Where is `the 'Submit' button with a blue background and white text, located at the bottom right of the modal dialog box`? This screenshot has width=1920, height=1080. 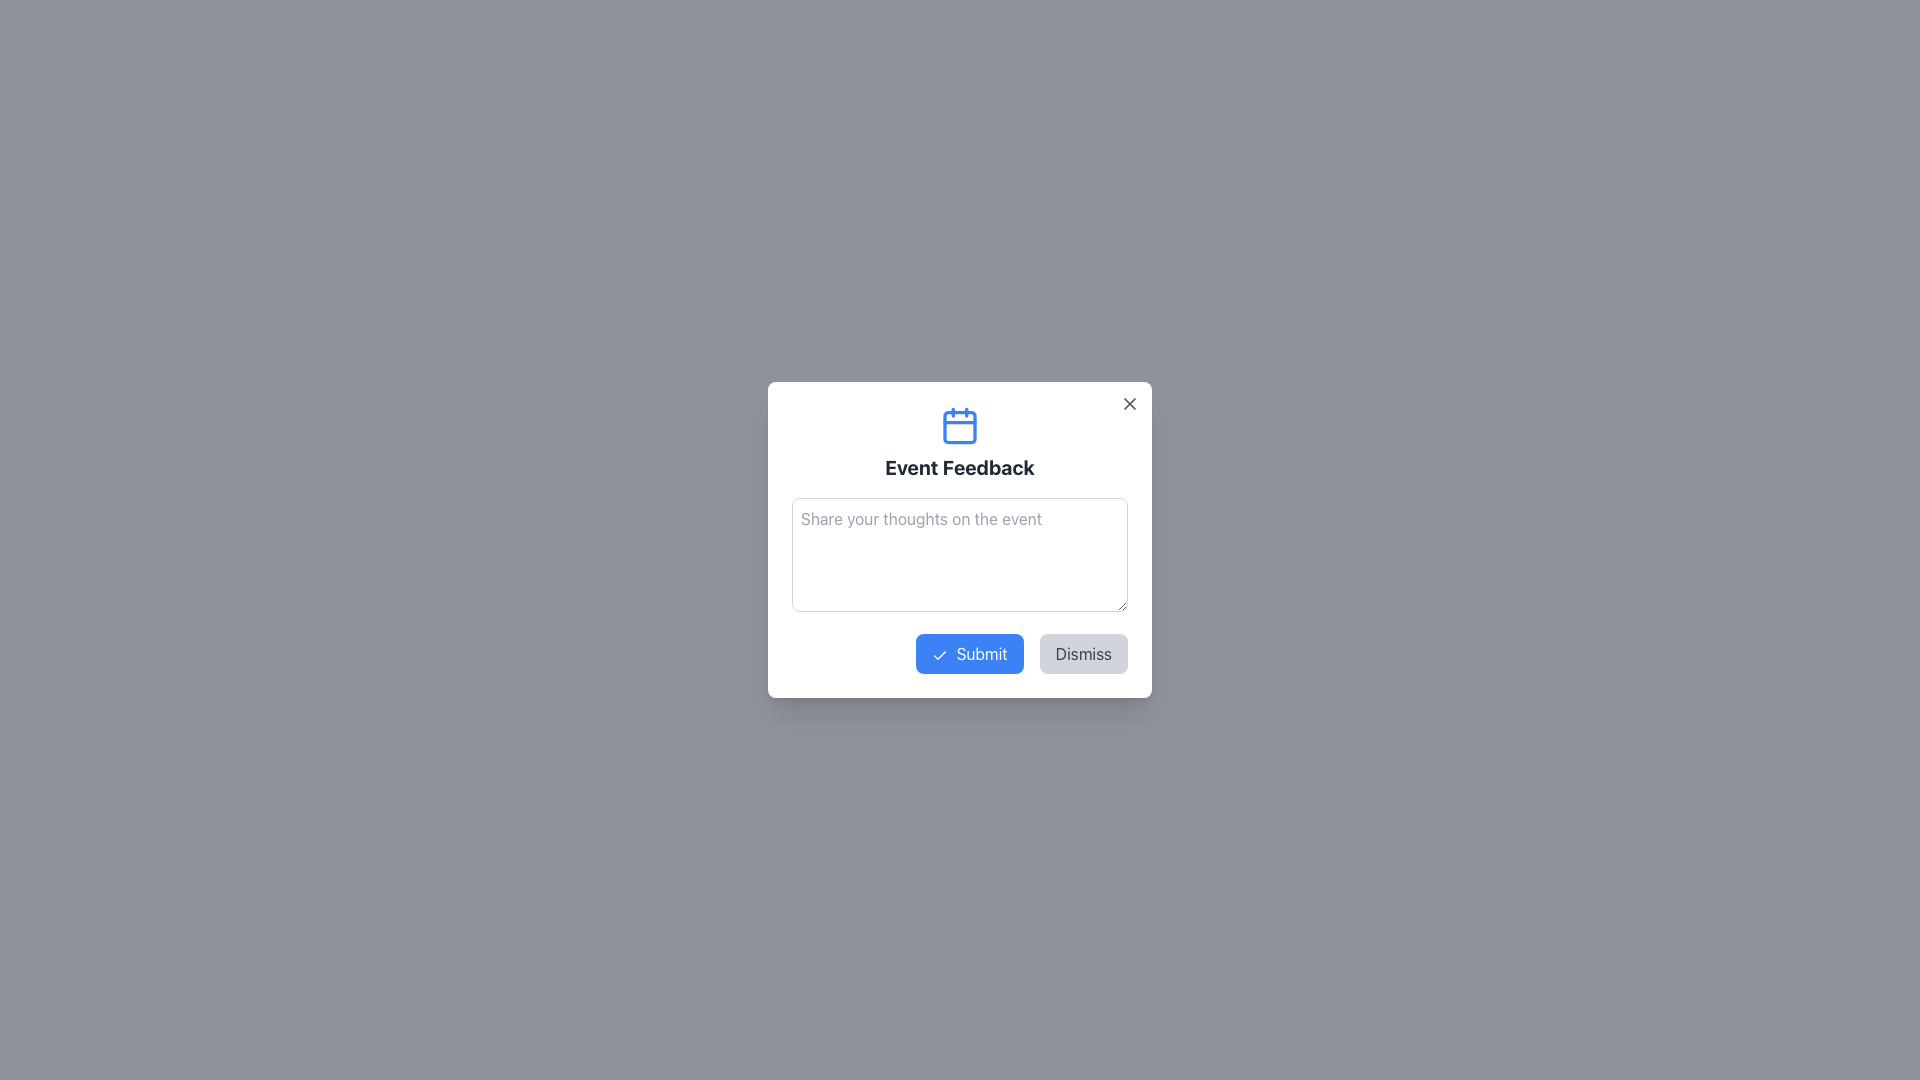
the 'Submit' button with a blue background and white text, located at the bottom right of the modal dialog box is located at coordinates (970, 654).